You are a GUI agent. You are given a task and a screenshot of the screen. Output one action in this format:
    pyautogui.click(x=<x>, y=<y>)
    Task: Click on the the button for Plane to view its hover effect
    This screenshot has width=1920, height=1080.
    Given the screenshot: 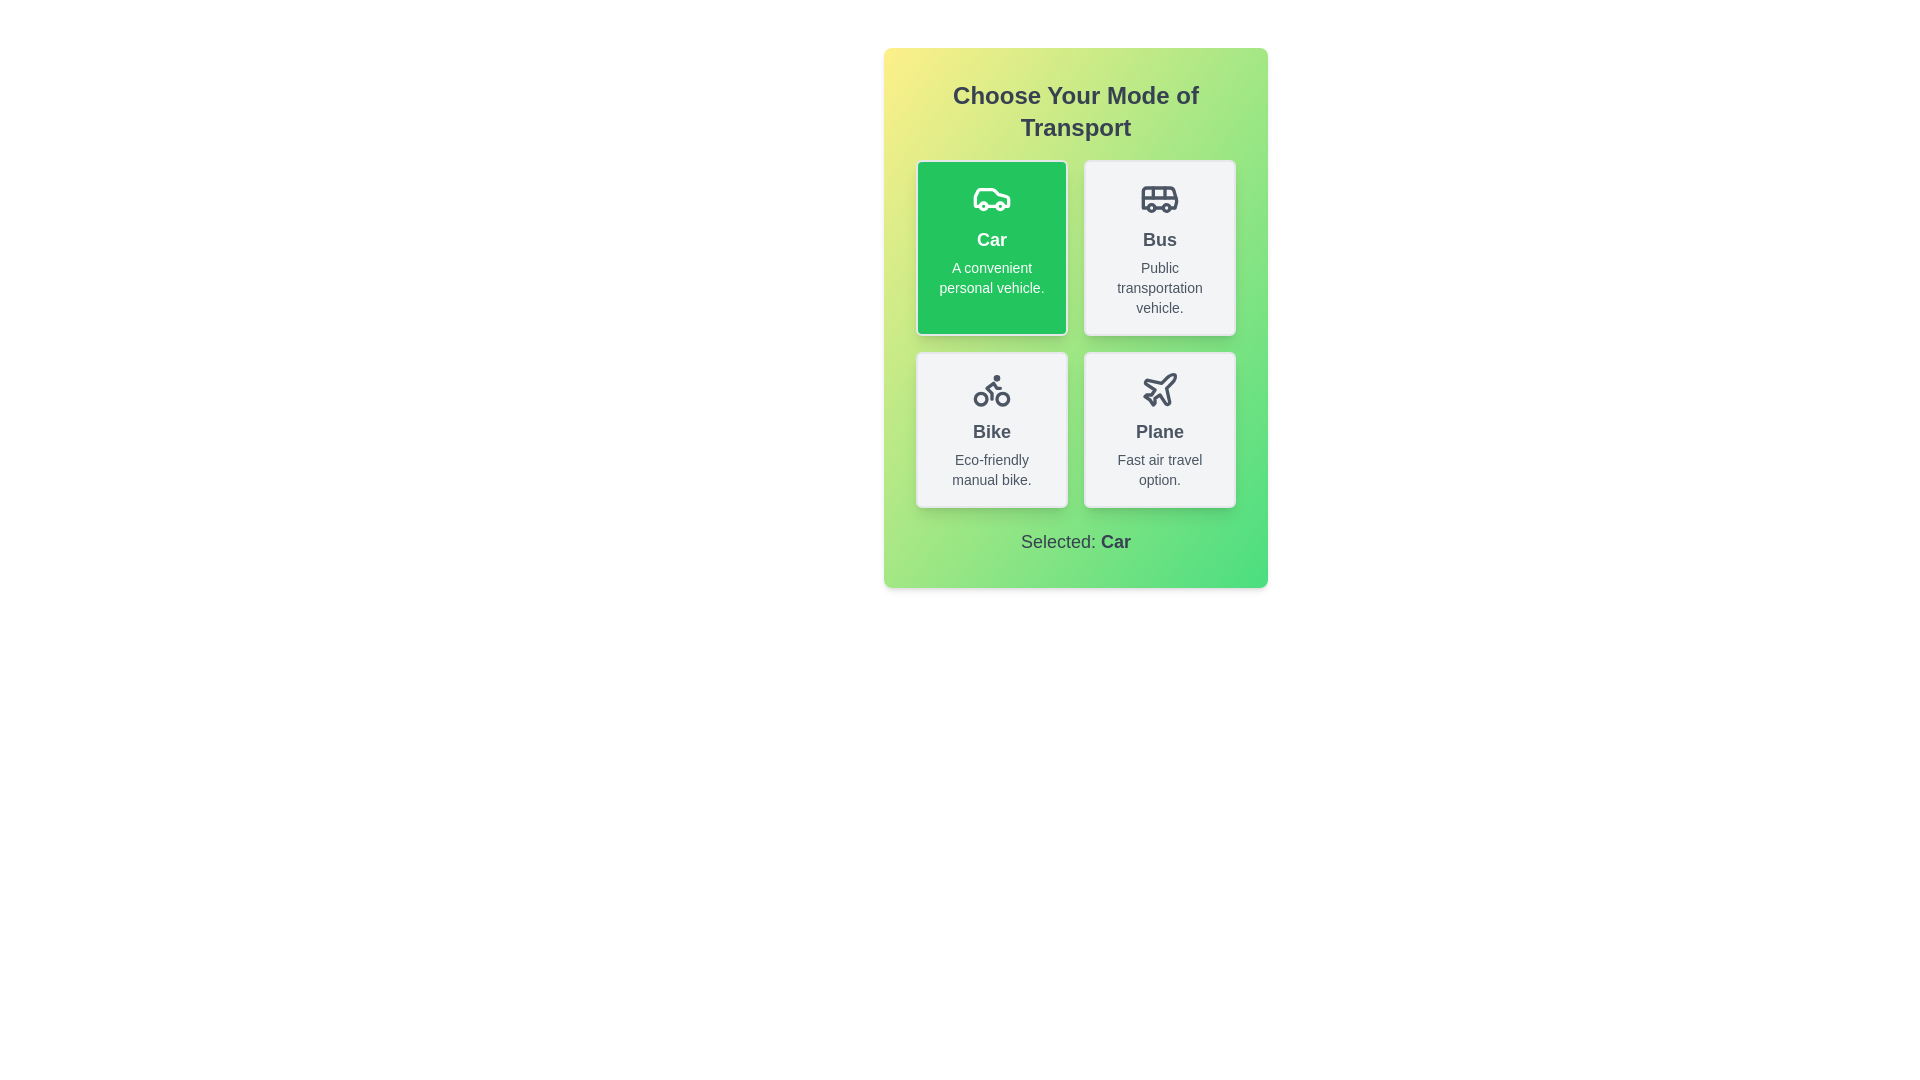 What is the action you would take?
    pyautogui.click(x=1160, y=428)
    